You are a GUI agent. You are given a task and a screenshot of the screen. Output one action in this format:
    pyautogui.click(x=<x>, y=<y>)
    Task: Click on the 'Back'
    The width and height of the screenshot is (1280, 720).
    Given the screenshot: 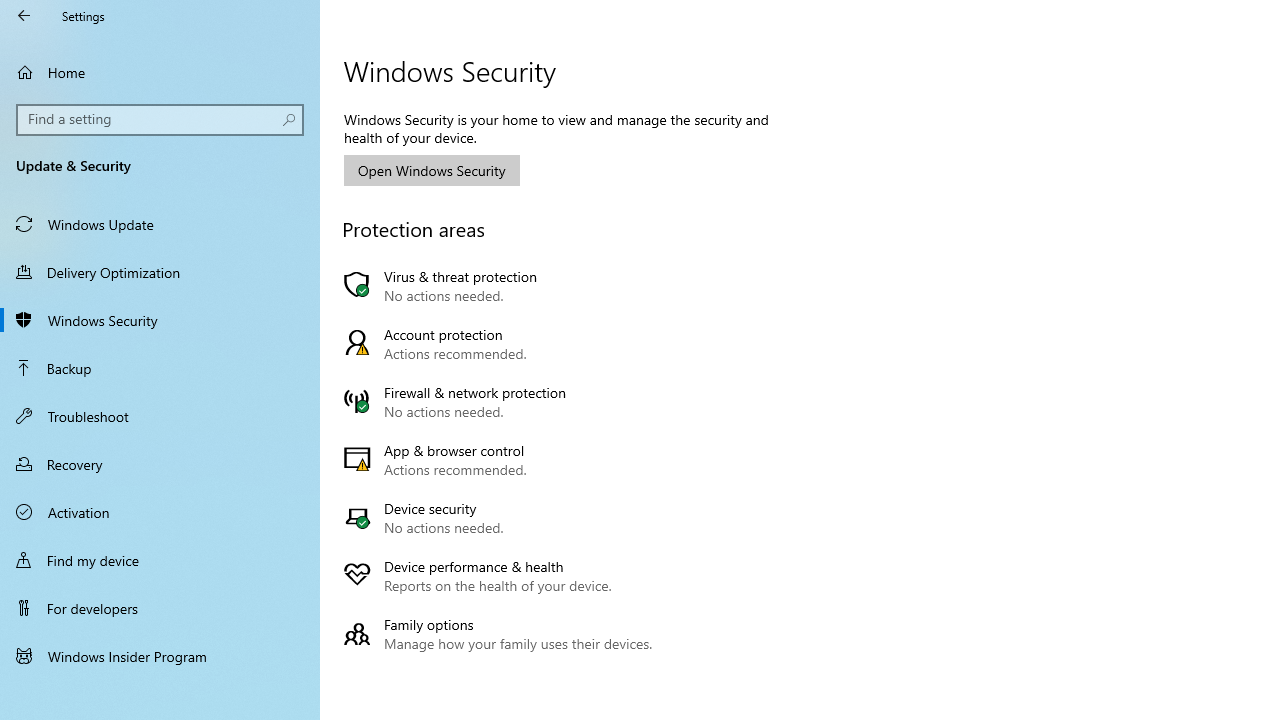 What is the action you would take?
    pyautogui.click(x=24, y=15)
    